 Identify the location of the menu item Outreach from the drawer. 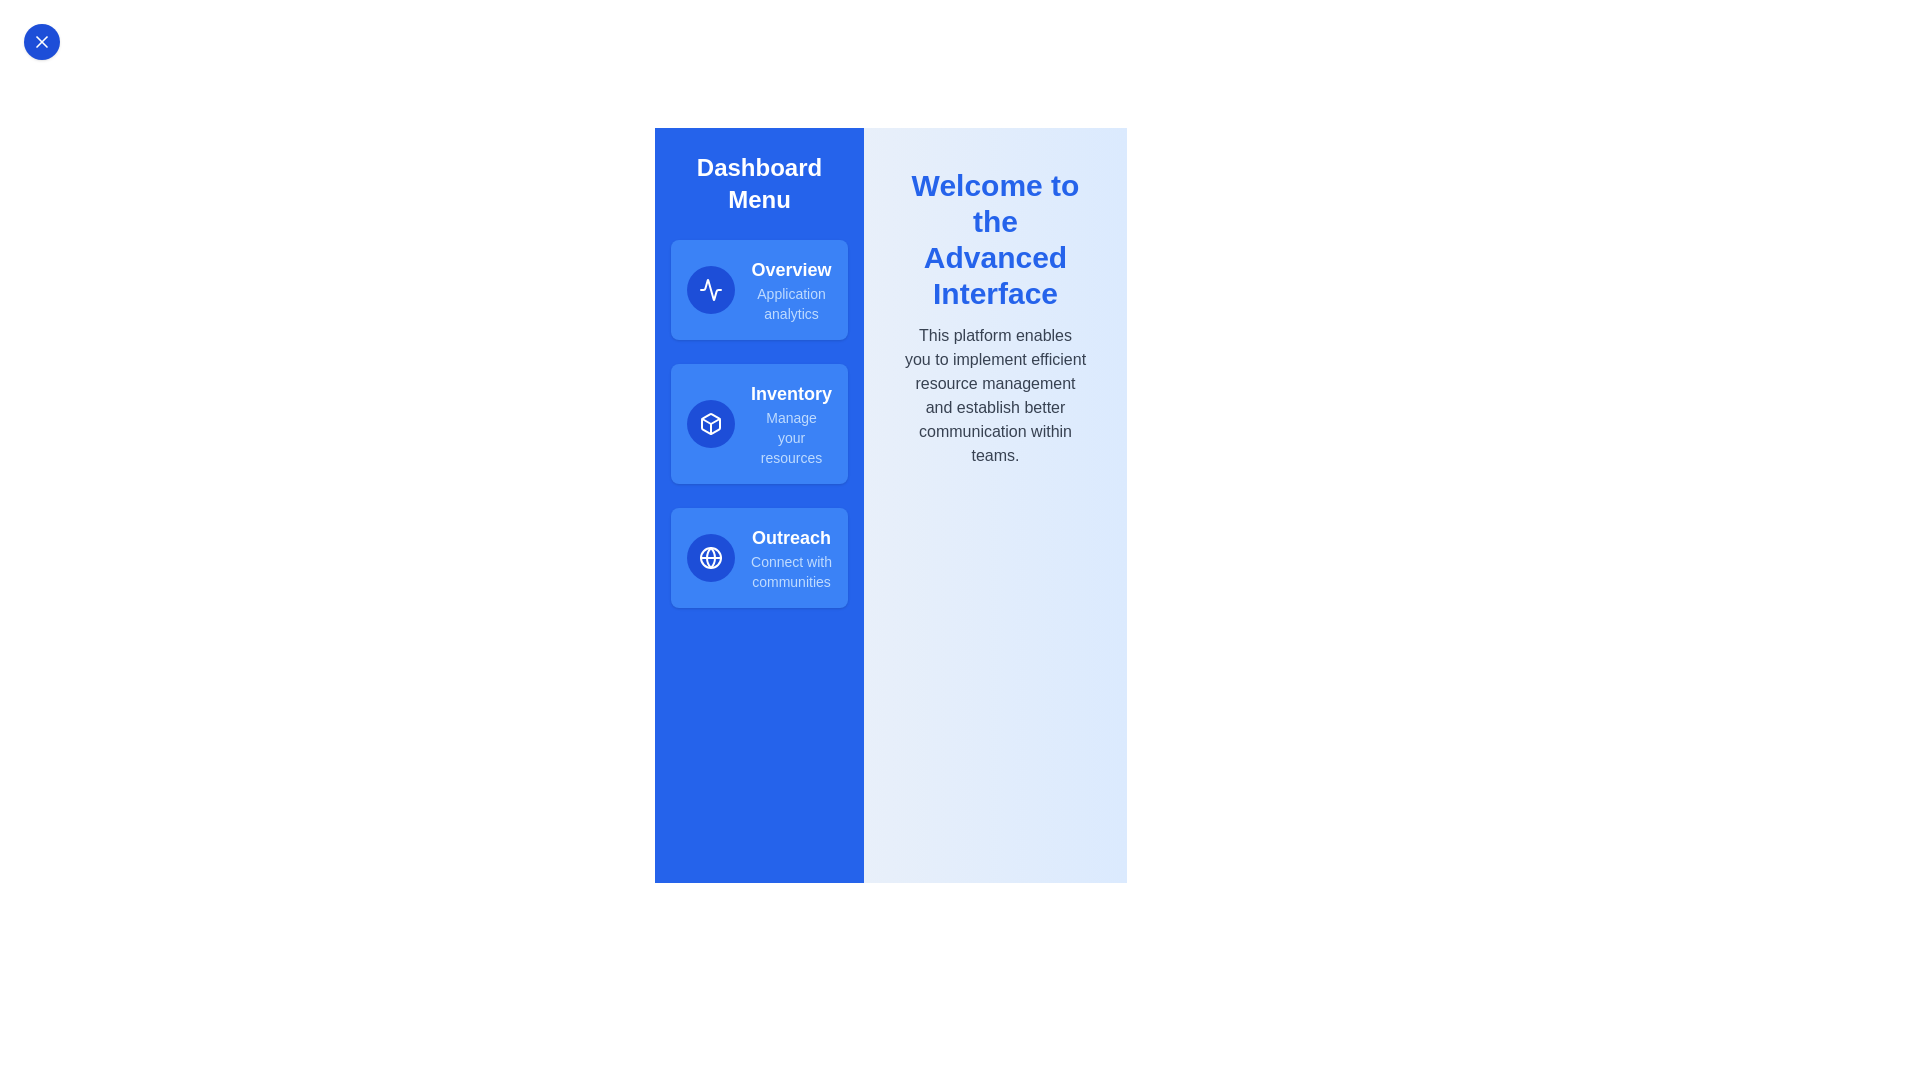
(758, 558).